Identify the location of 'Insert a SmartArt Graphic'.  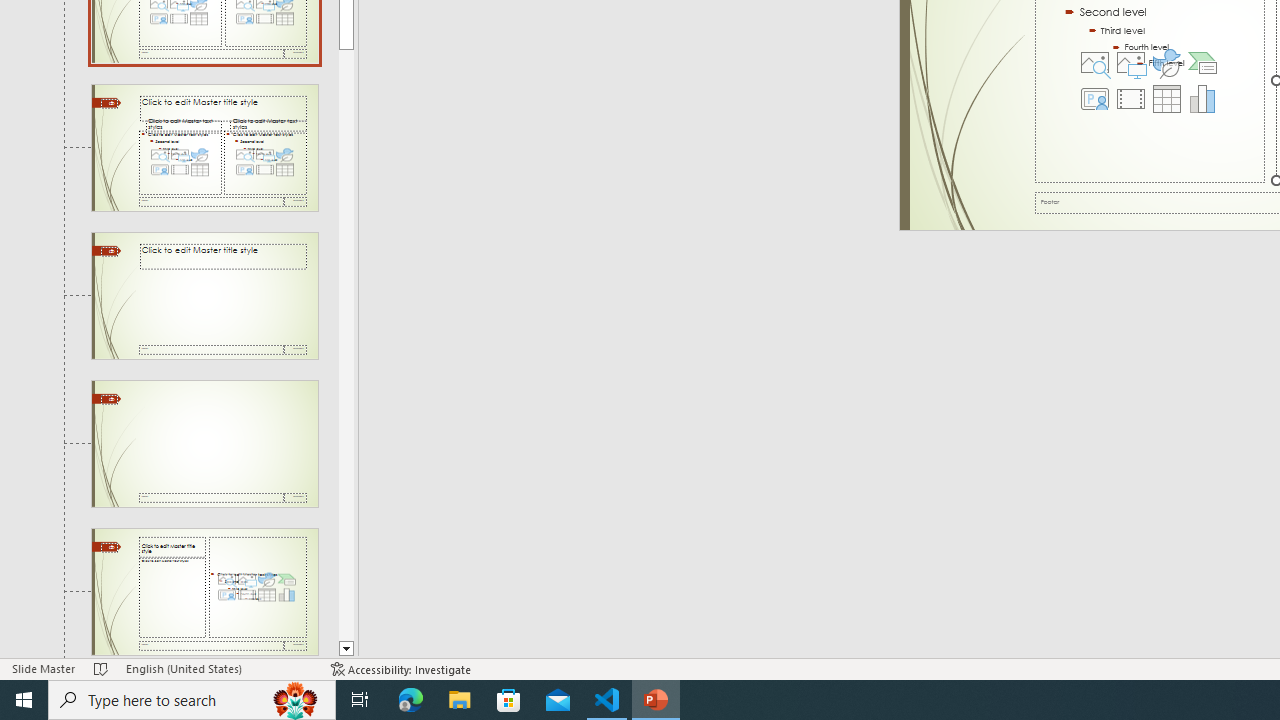
(1201, 61).